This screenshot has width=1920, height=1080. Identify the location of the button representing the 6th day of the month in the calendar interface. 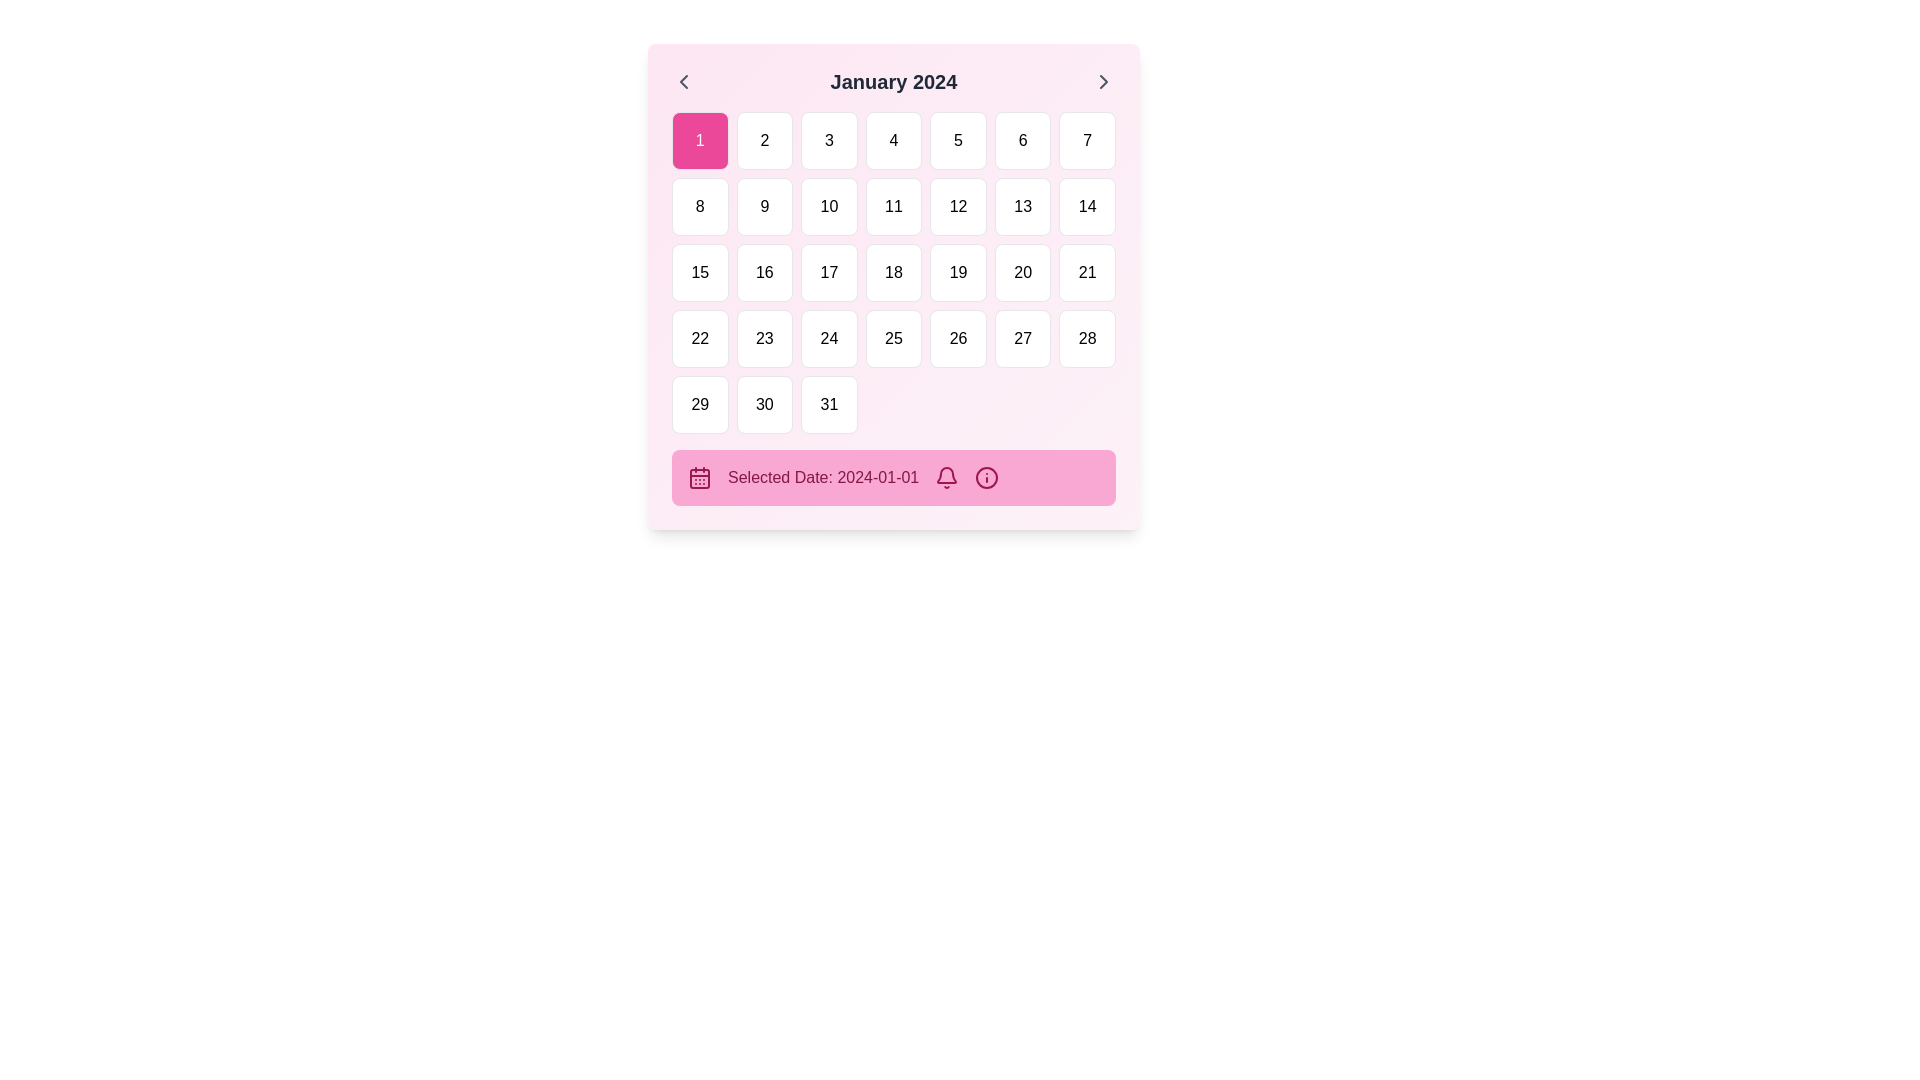
(1023, 140).